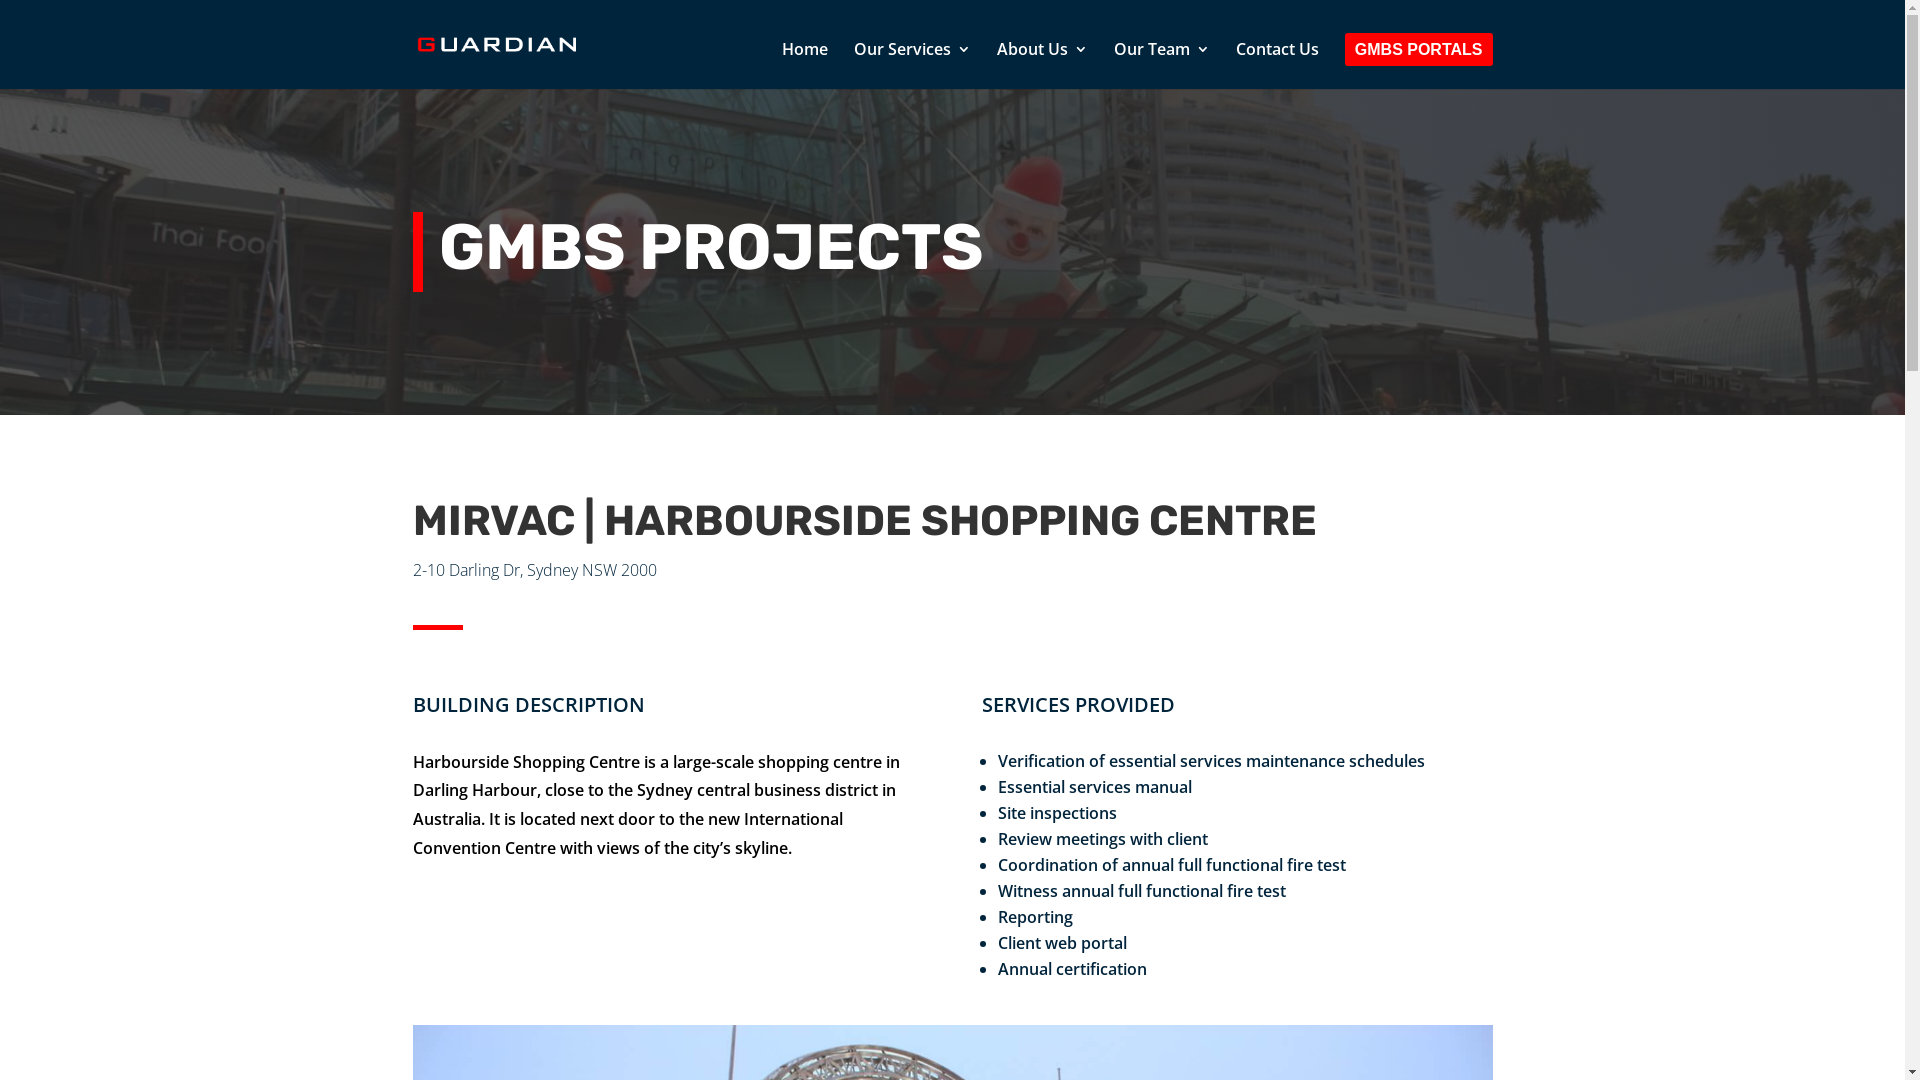  What do you see at coordinates (1041, 64) in the screenshot?
I see `'About Us'` at bounding box center [1041, 64].